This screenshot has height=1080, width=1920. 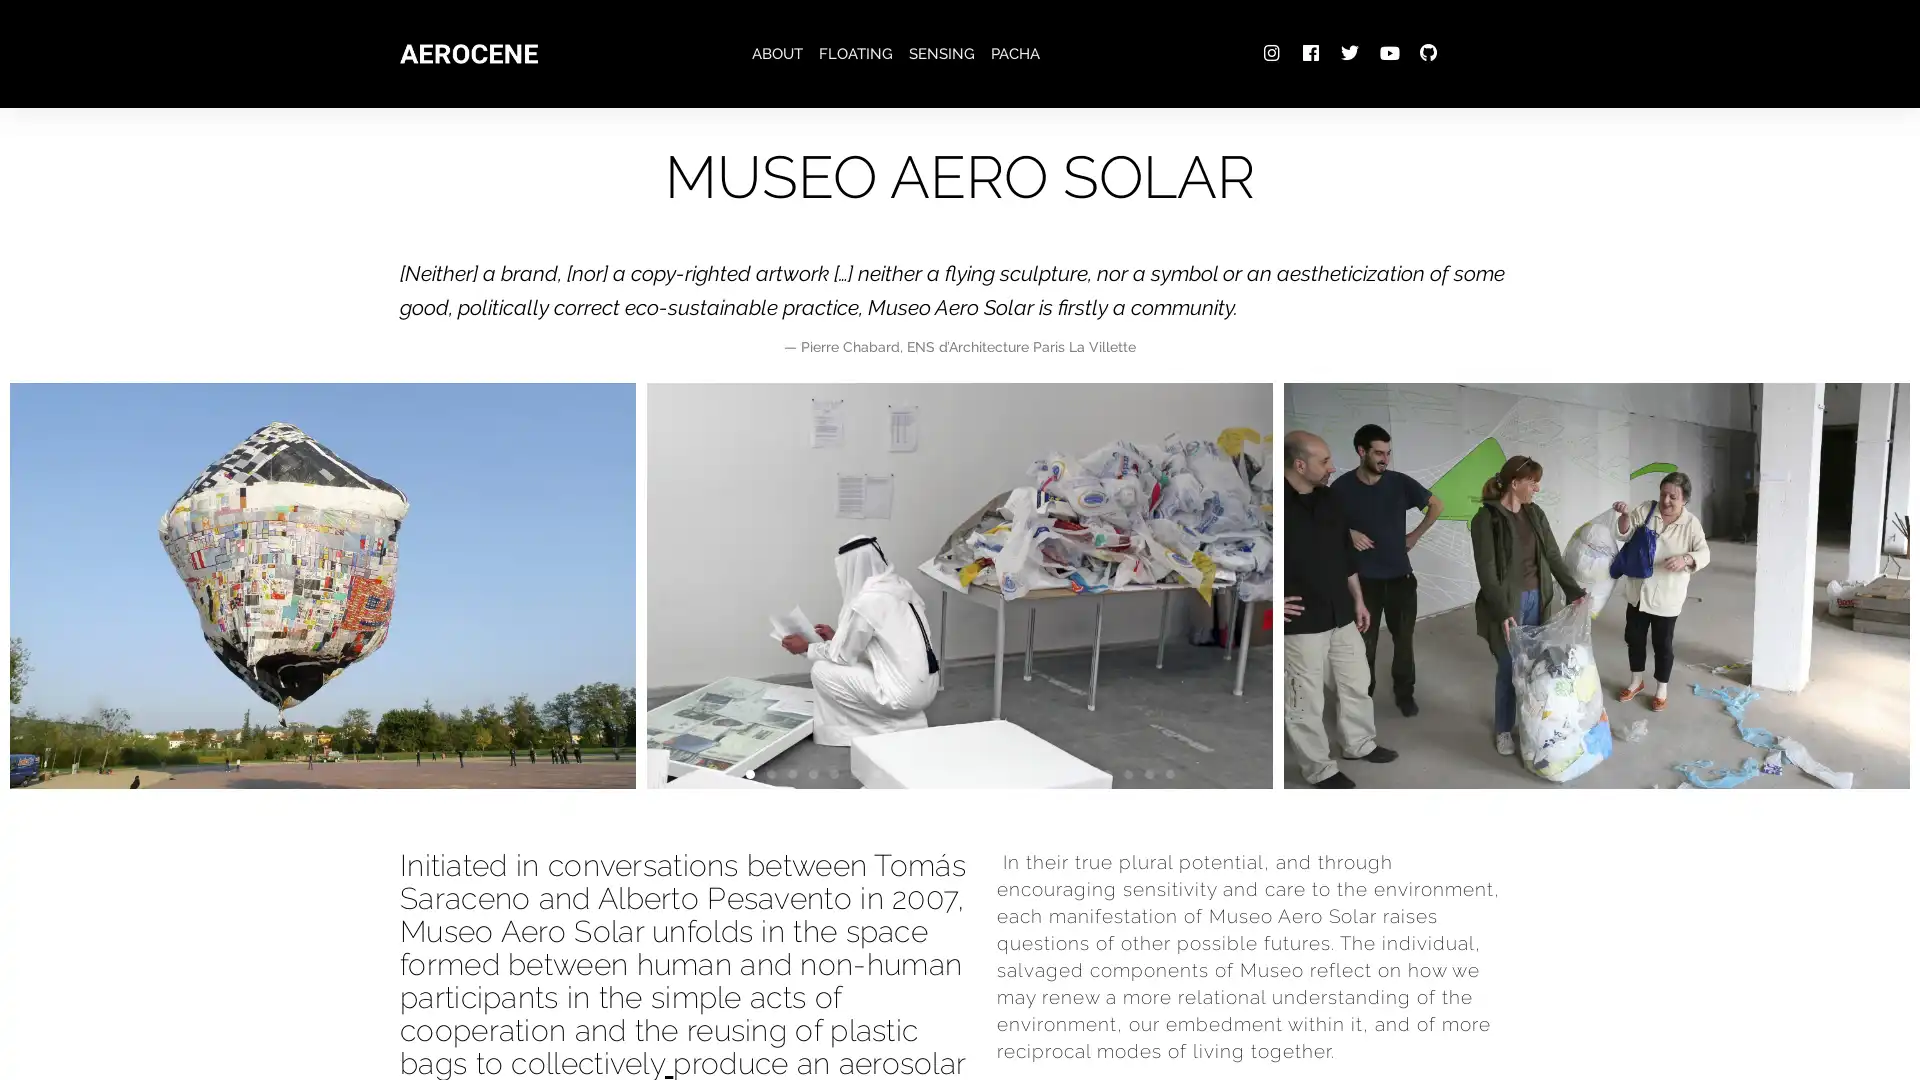 I want to click on Go to slide 8, so click(x=895, y=773).